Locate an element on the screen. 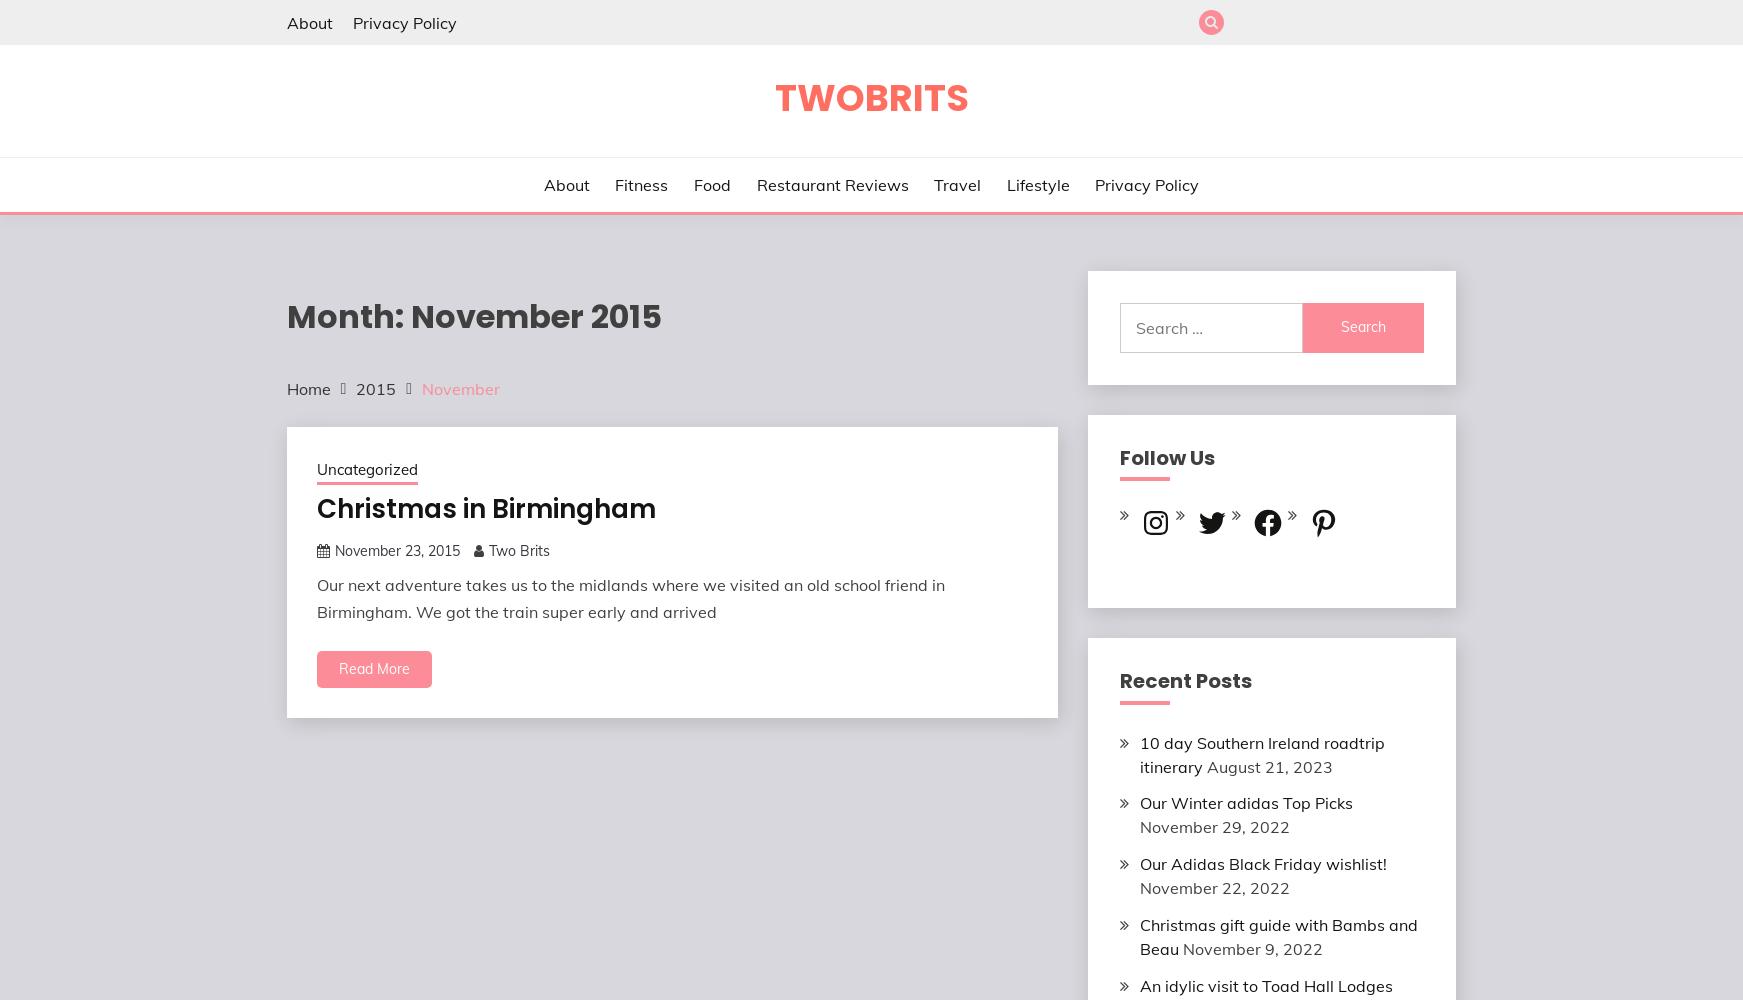 Image resolution: width=1743 pixels, height=1000 pixels. 'twobrits' is located at coordinates (869, 97).